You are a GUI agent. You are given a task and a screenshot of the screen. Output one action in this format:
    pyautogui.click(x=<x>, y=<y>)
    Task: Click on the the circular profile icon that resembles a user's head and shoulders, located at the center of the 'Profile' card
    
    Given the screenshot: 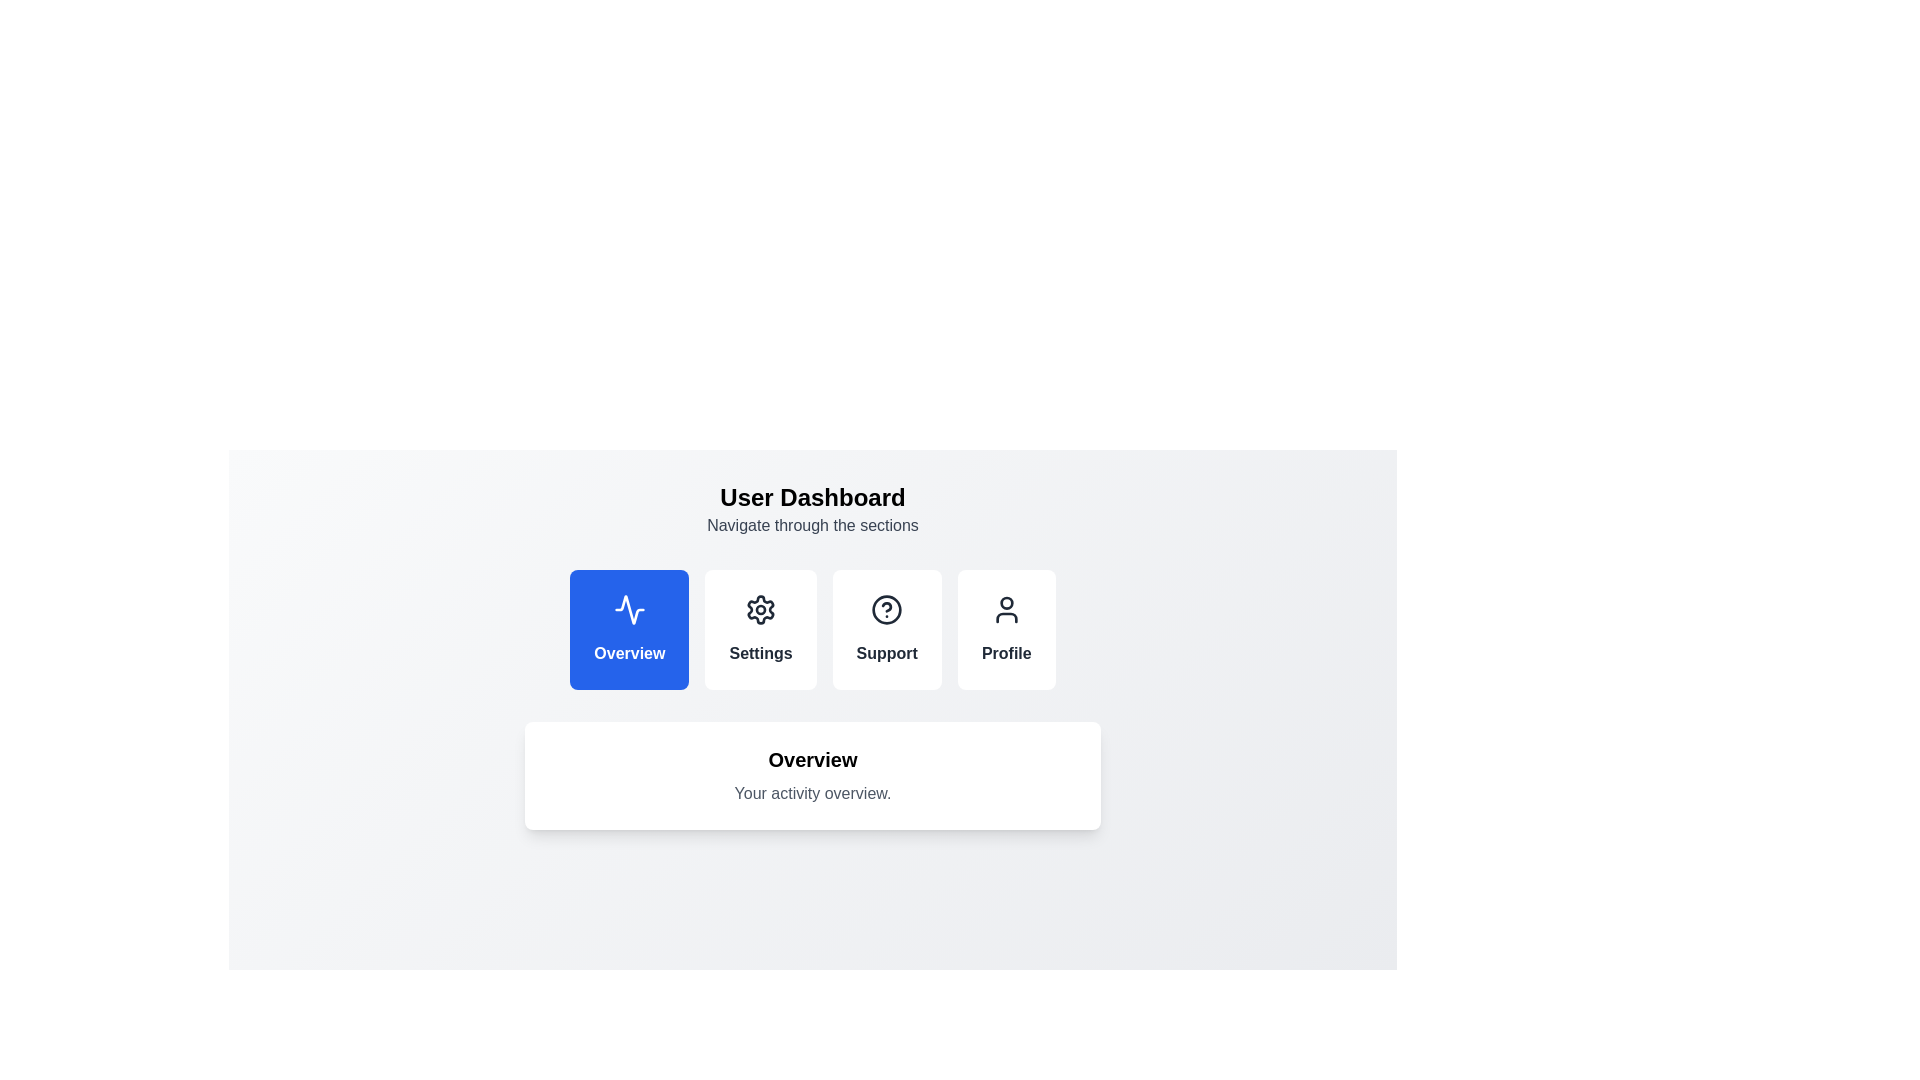 What is the action you would take?
    pyautogui.click(x=1006, y=608)
    